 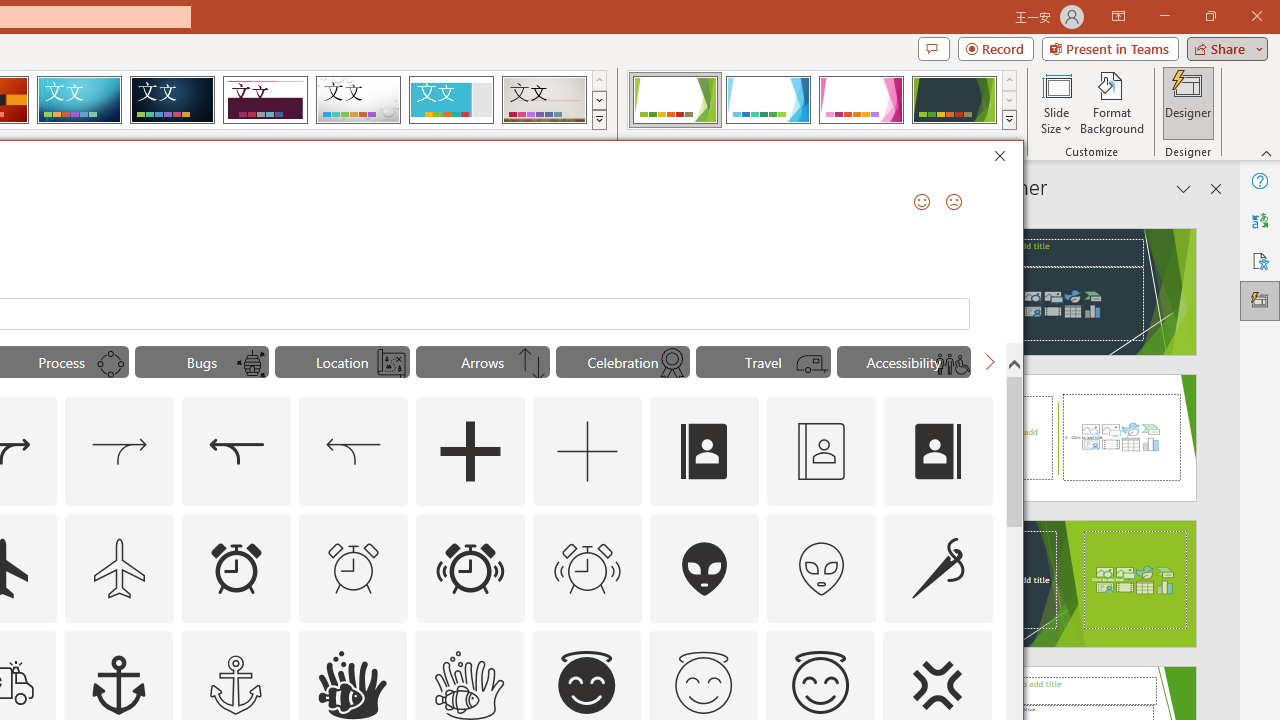 What do you see at coordinates (585, 681) in the screenshot?
I see `'AutomationID: _134_Angel_Face_A'` at bounding box center [585, 681].